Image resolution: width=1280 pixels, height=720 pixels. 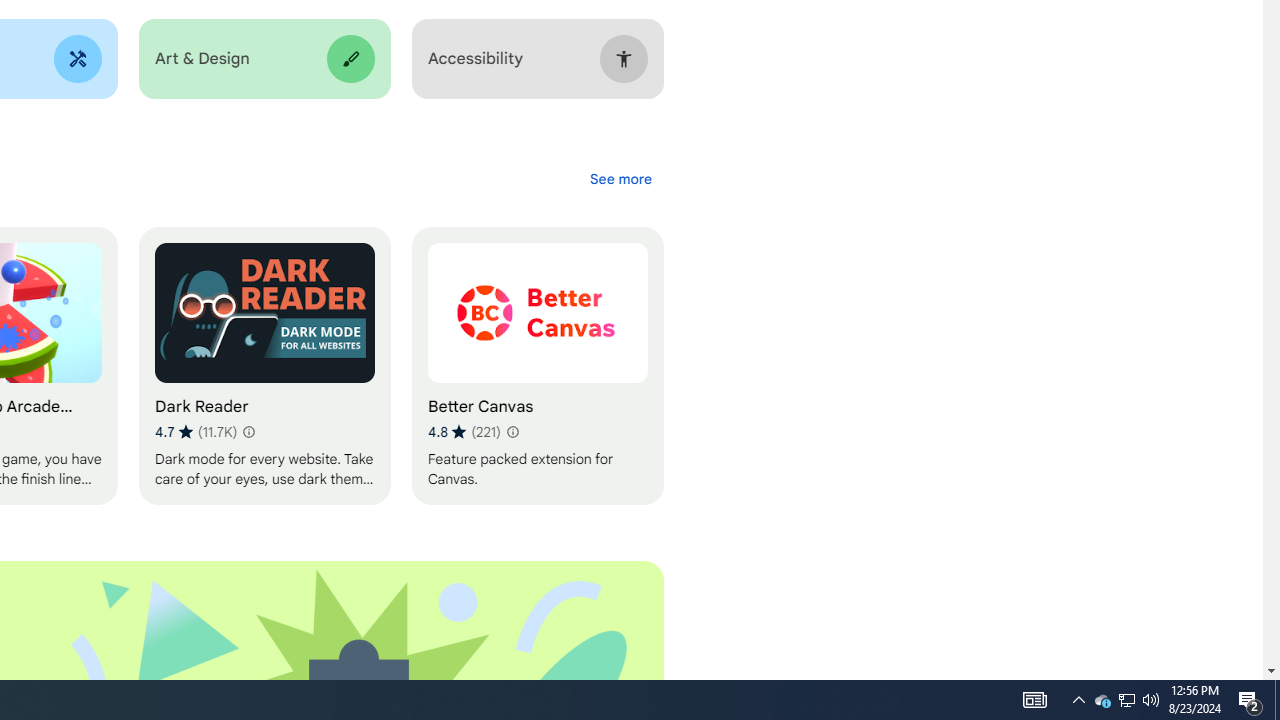 What do you see at coordinates (263, 58) in the screenshot?
I see `'Art & Design'` at bounding box center [263, 58].